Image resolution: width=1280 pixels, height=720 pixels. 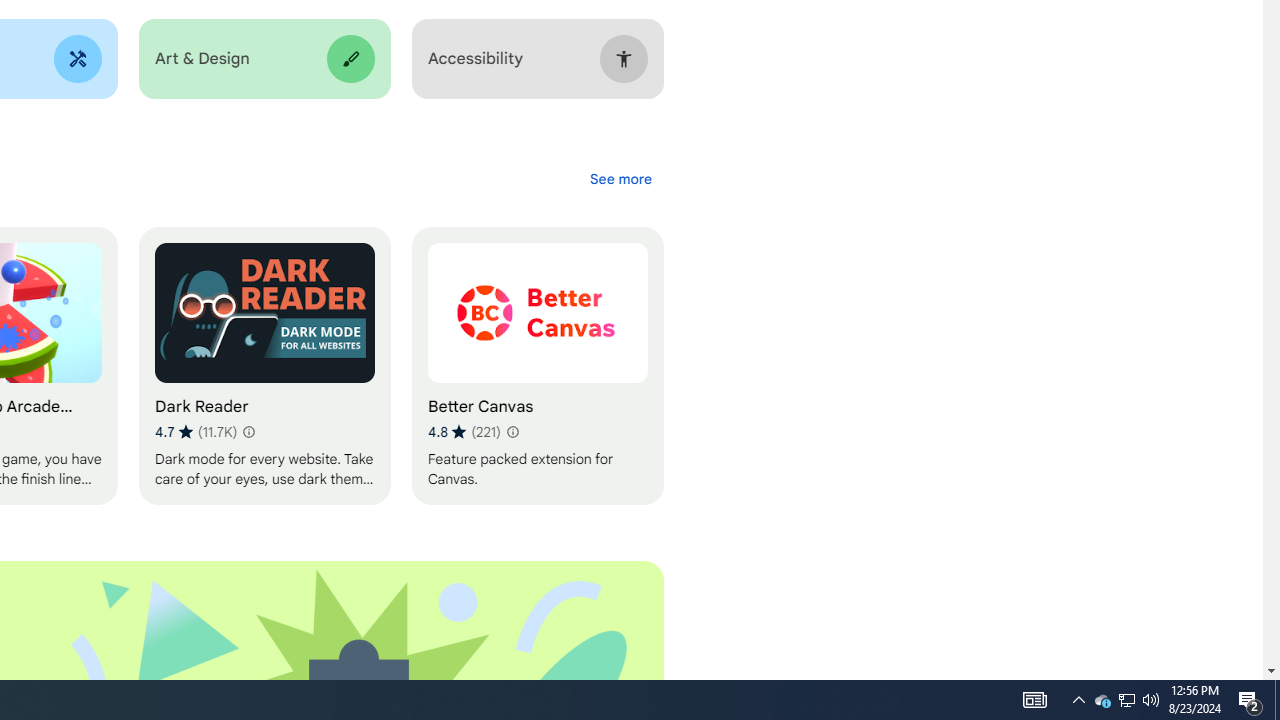 What do you see at coordinates (263, 58) in the screenshot?
I see `'Art & Design'` at bounding box center [263, 58].